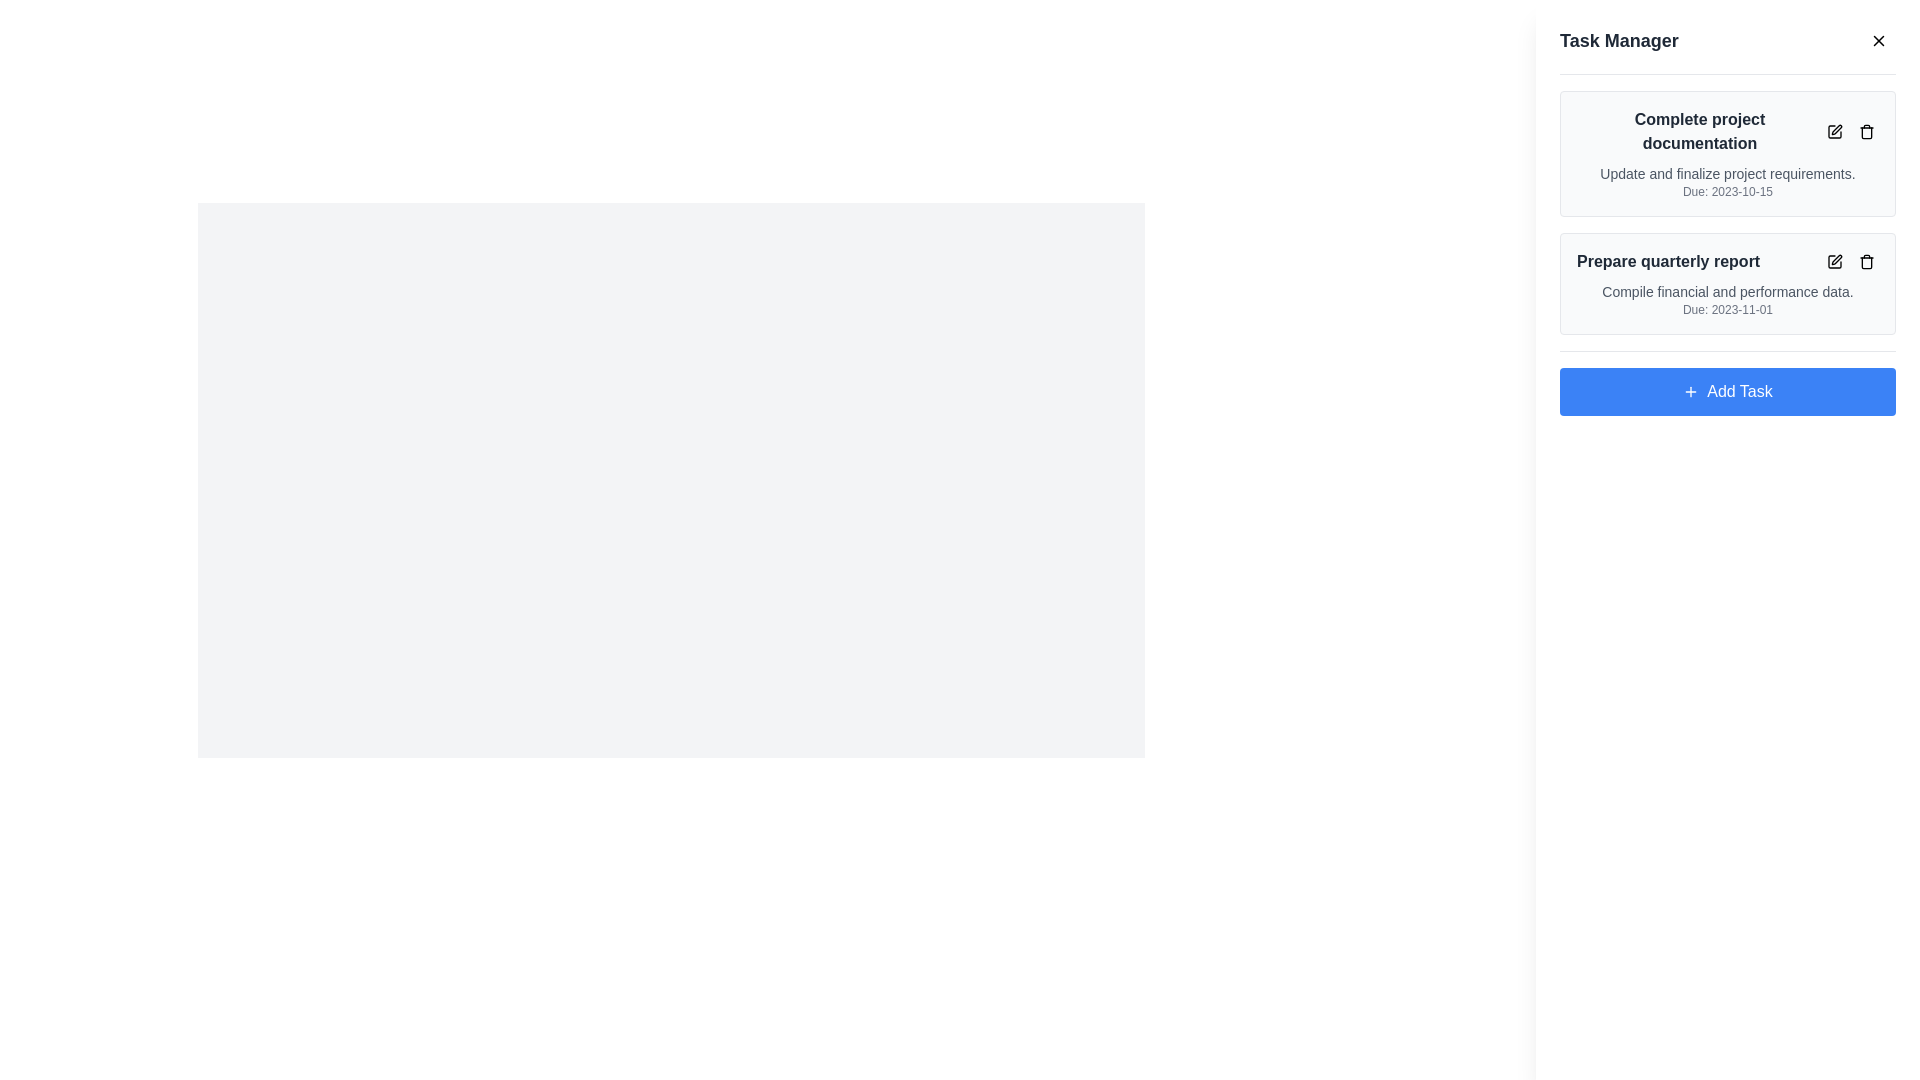  What do you see at coordinates (1834, 131) in the screenshot?
I see `the Edit icon represented by an SVG graphic inside a button, located in the 'Task Manager' panel next to the title 'Complete project documentation'` at bounding box center [1834, 131].